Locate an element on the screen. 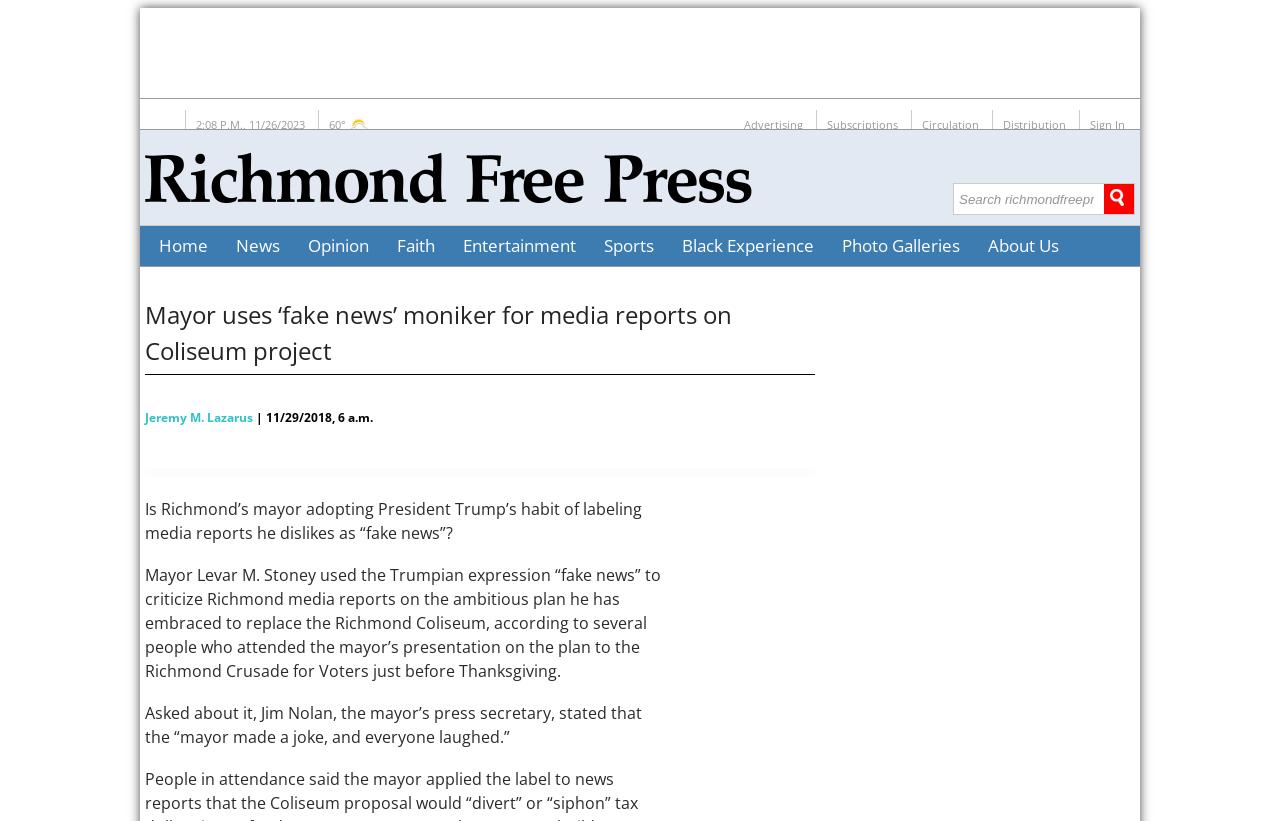 This screenshot has height=821, width=1280. 'Mayor uses ‘fake news’ moniker for media reports on Coliseum project' is located at coordinates (437, 331).